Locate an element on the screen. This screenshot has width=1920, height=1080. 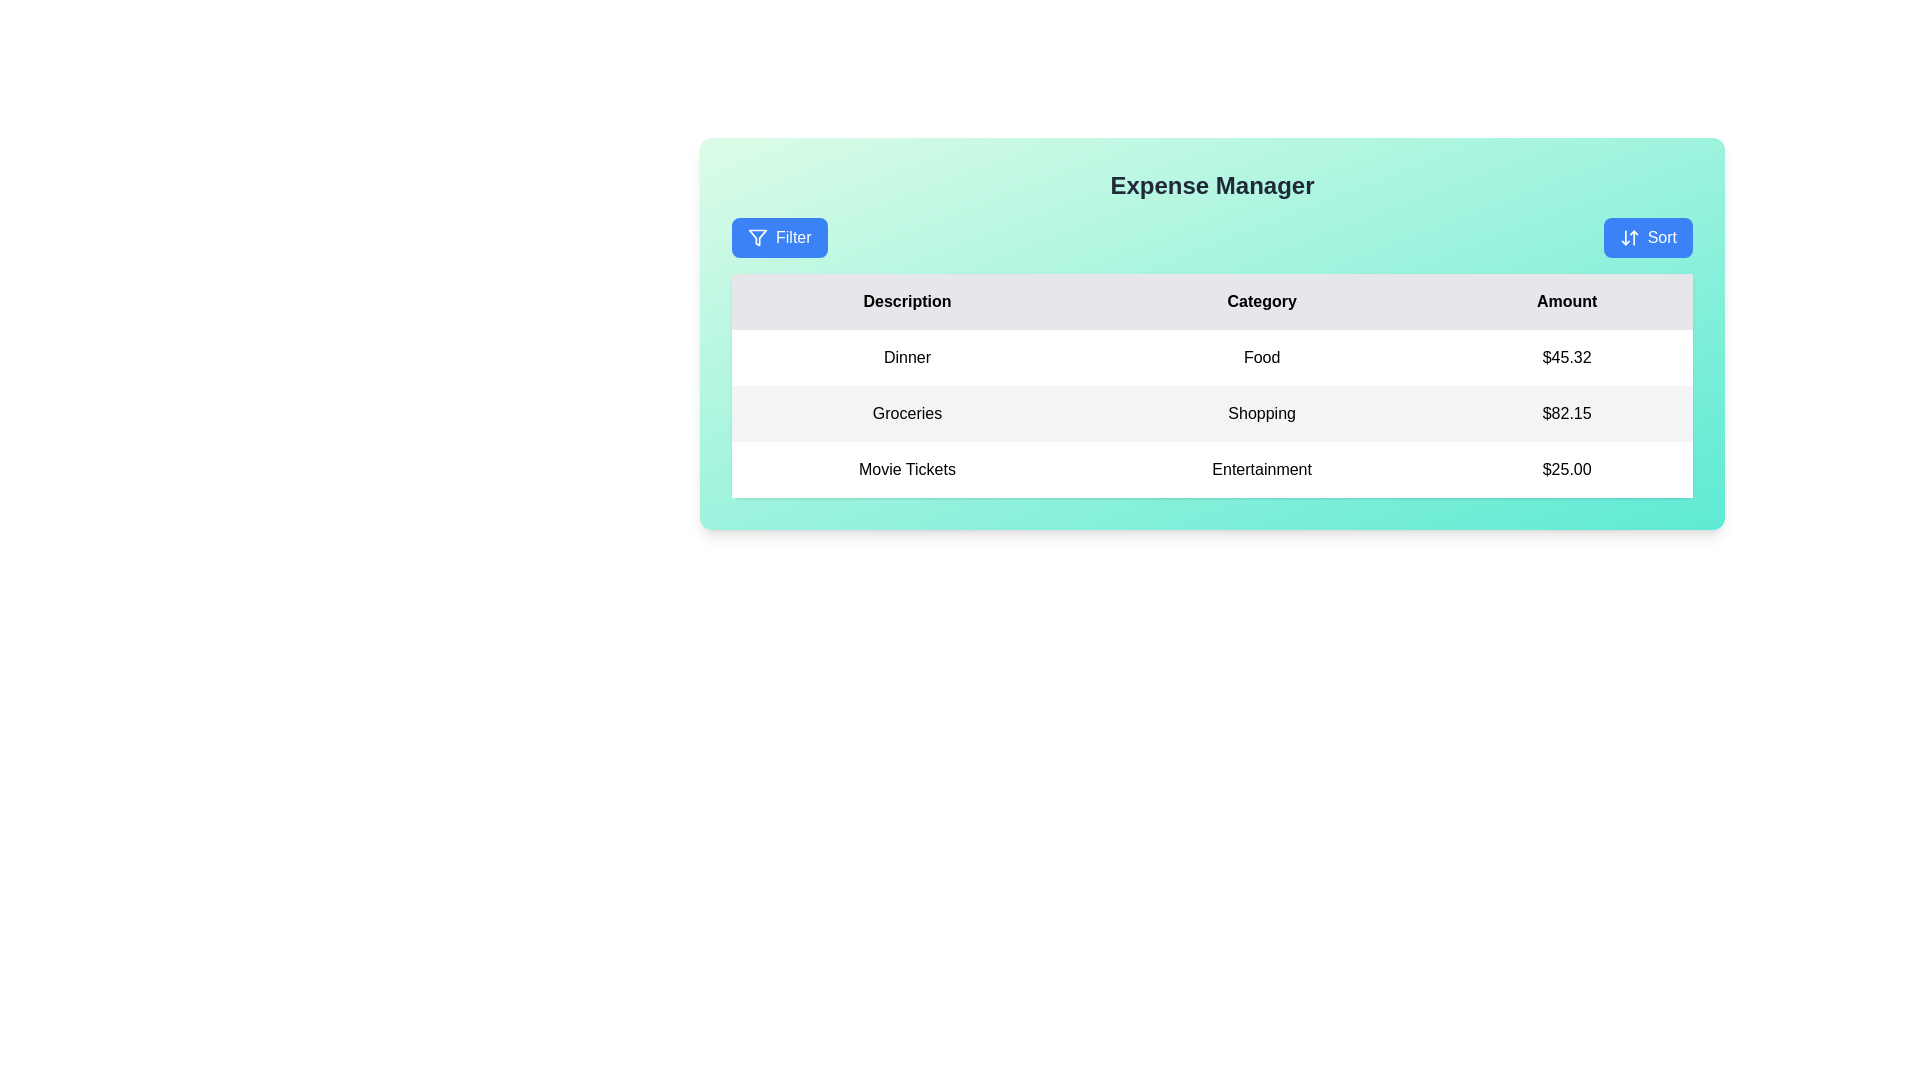
the 'Sort' button icon featuring two arrows, located at the top-right corner of the 'Expense Manager' panel is located at coordinates (1629, 237).